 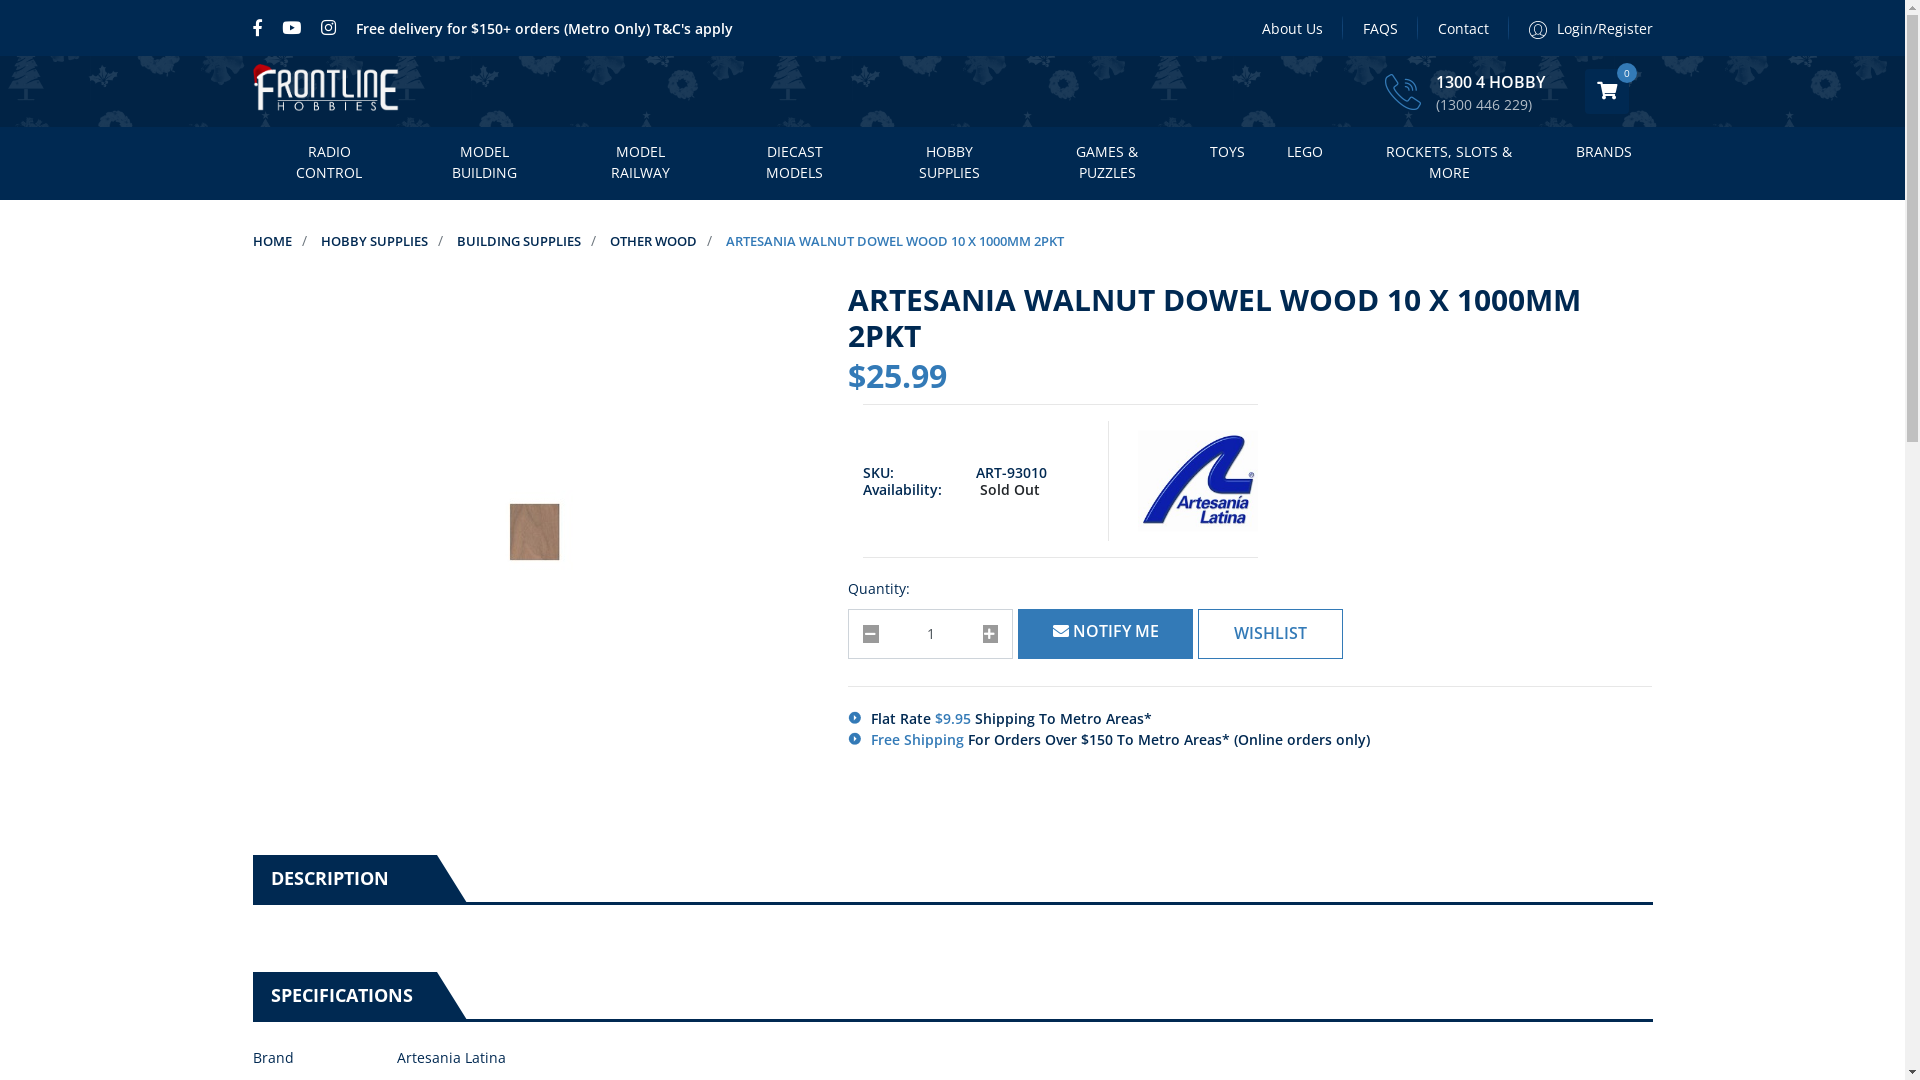 I want to click on 'Login/Register', so click(x=1578, y=27).